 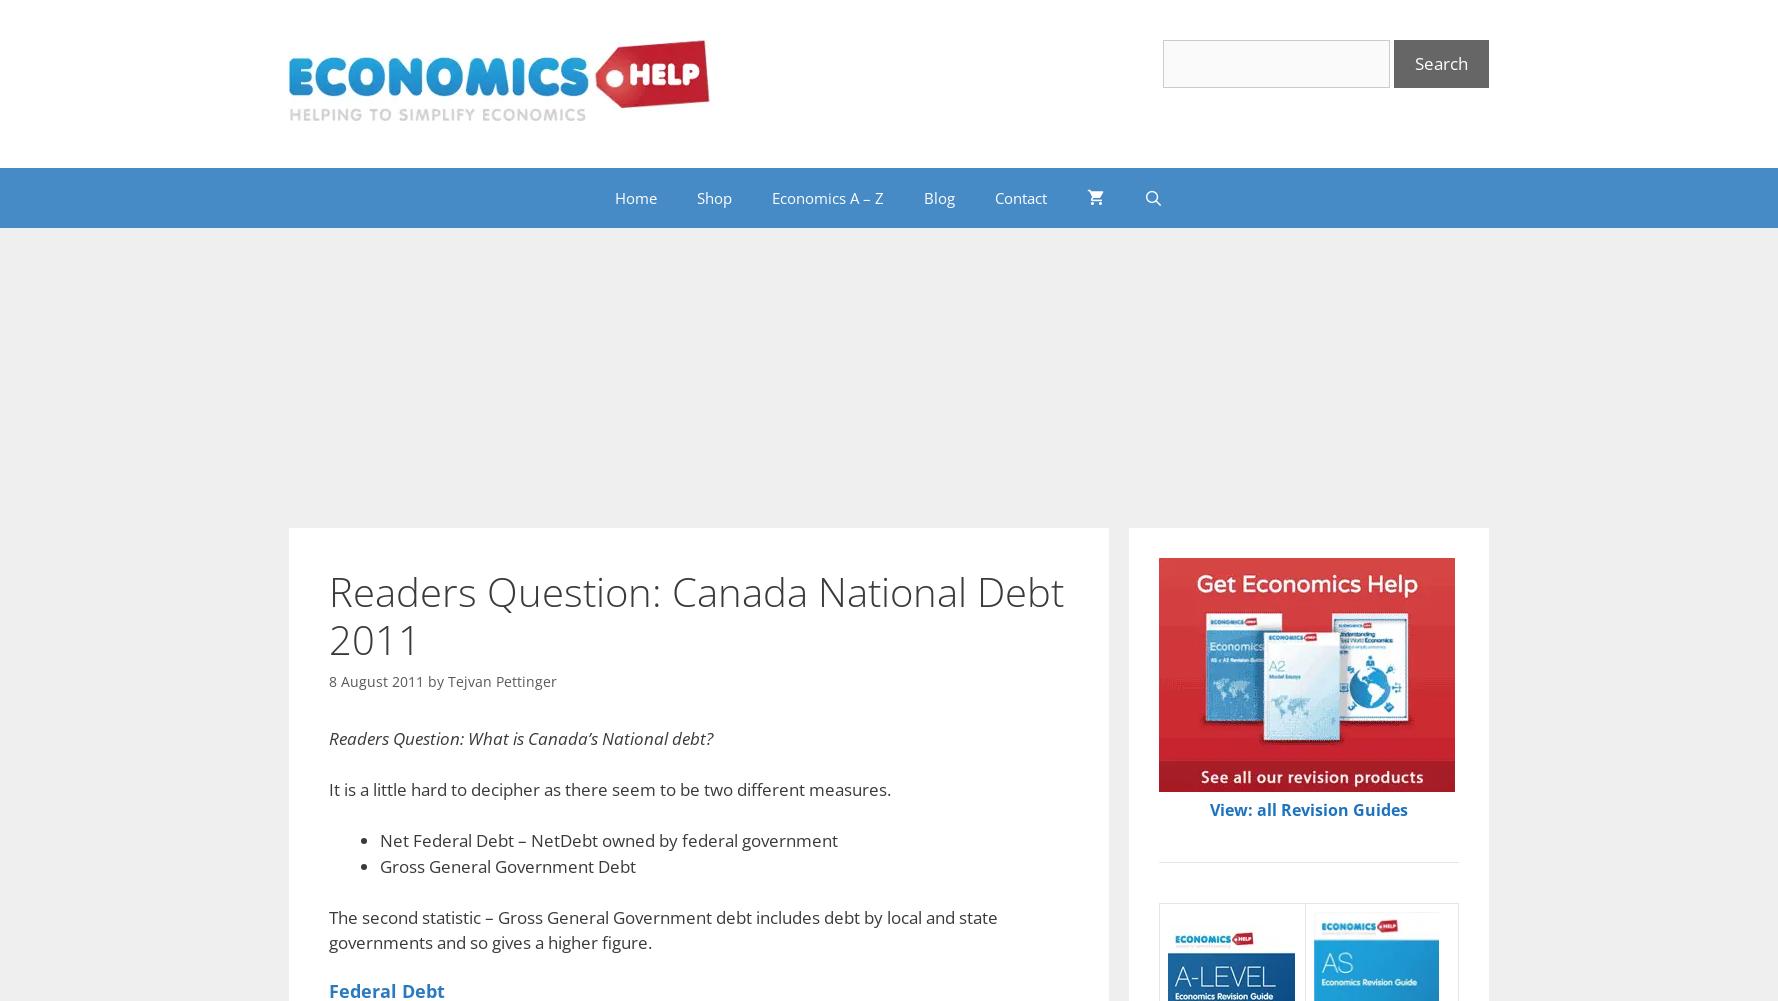 I want to click on 'by', so click(x=437, y=679).